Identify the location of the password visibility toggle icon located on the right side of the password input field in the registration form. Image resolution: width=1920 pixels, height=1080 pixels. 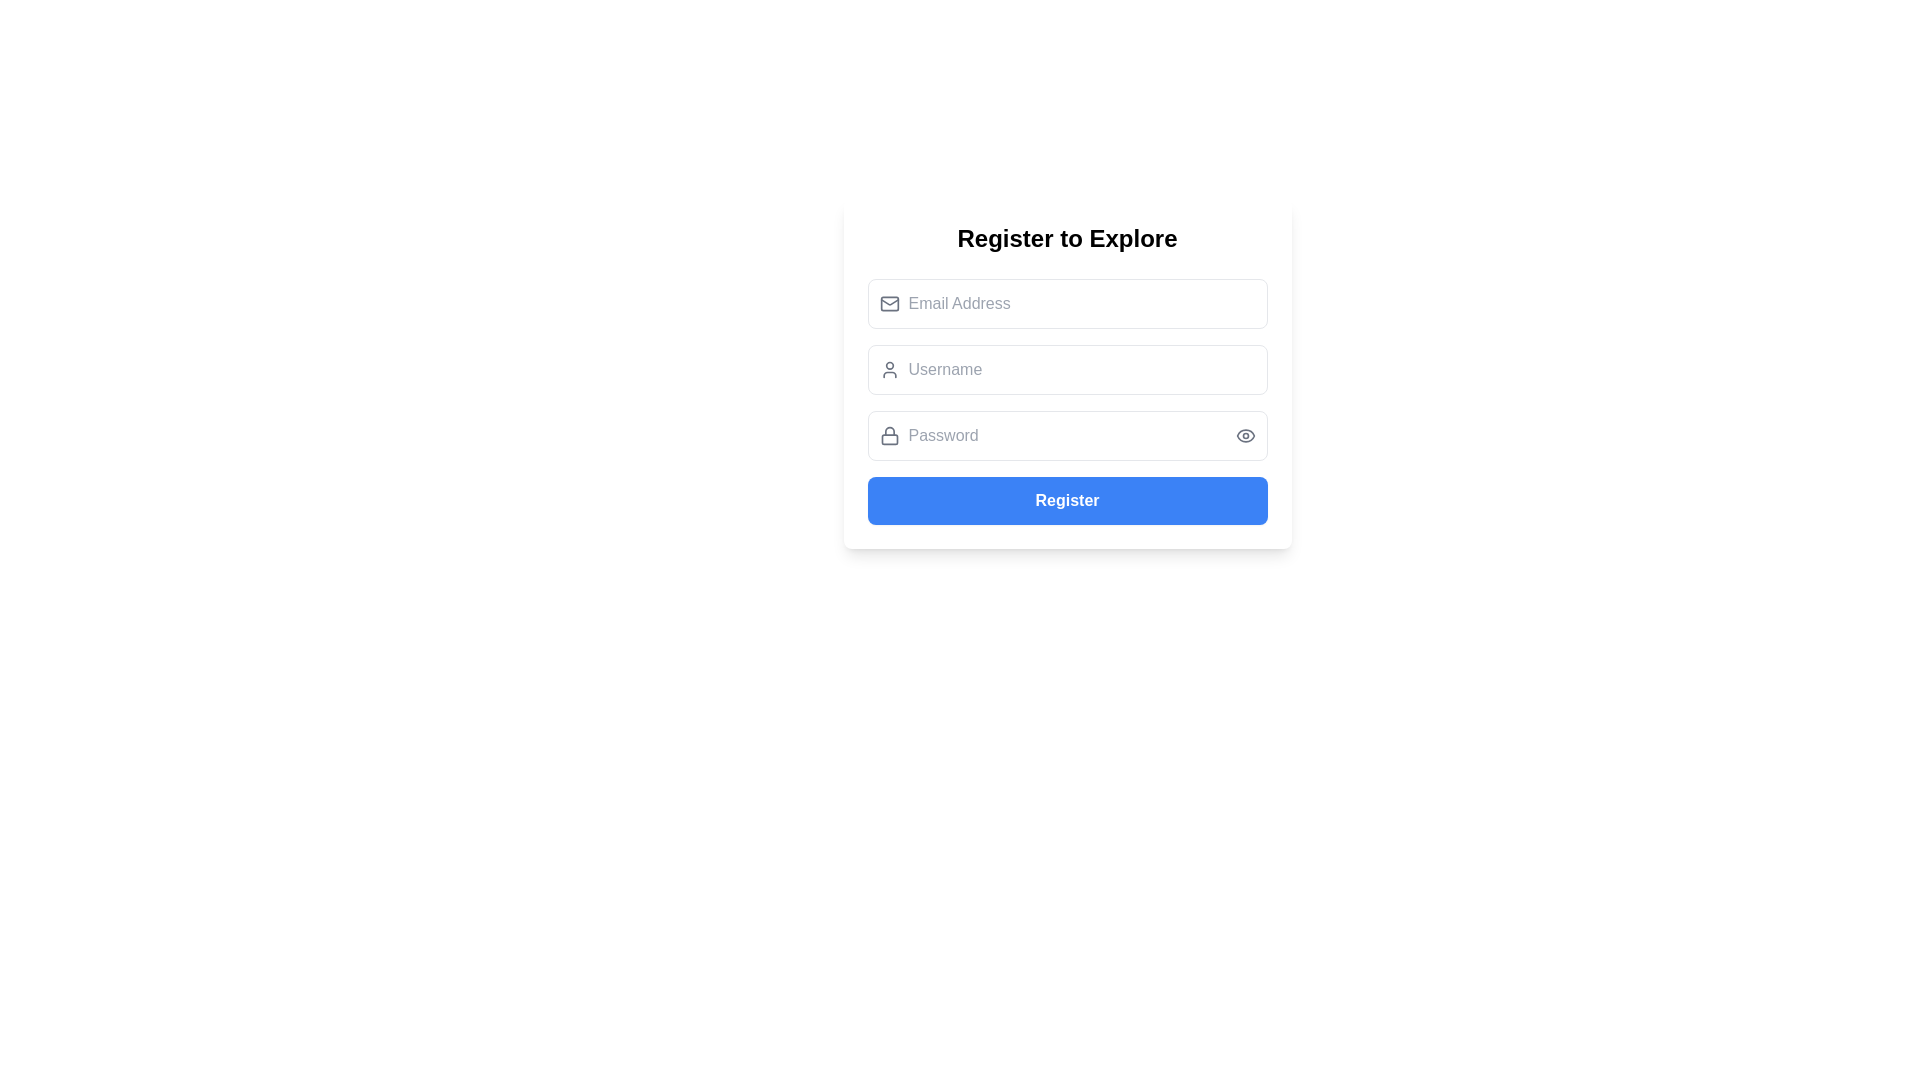
(1244, 434).